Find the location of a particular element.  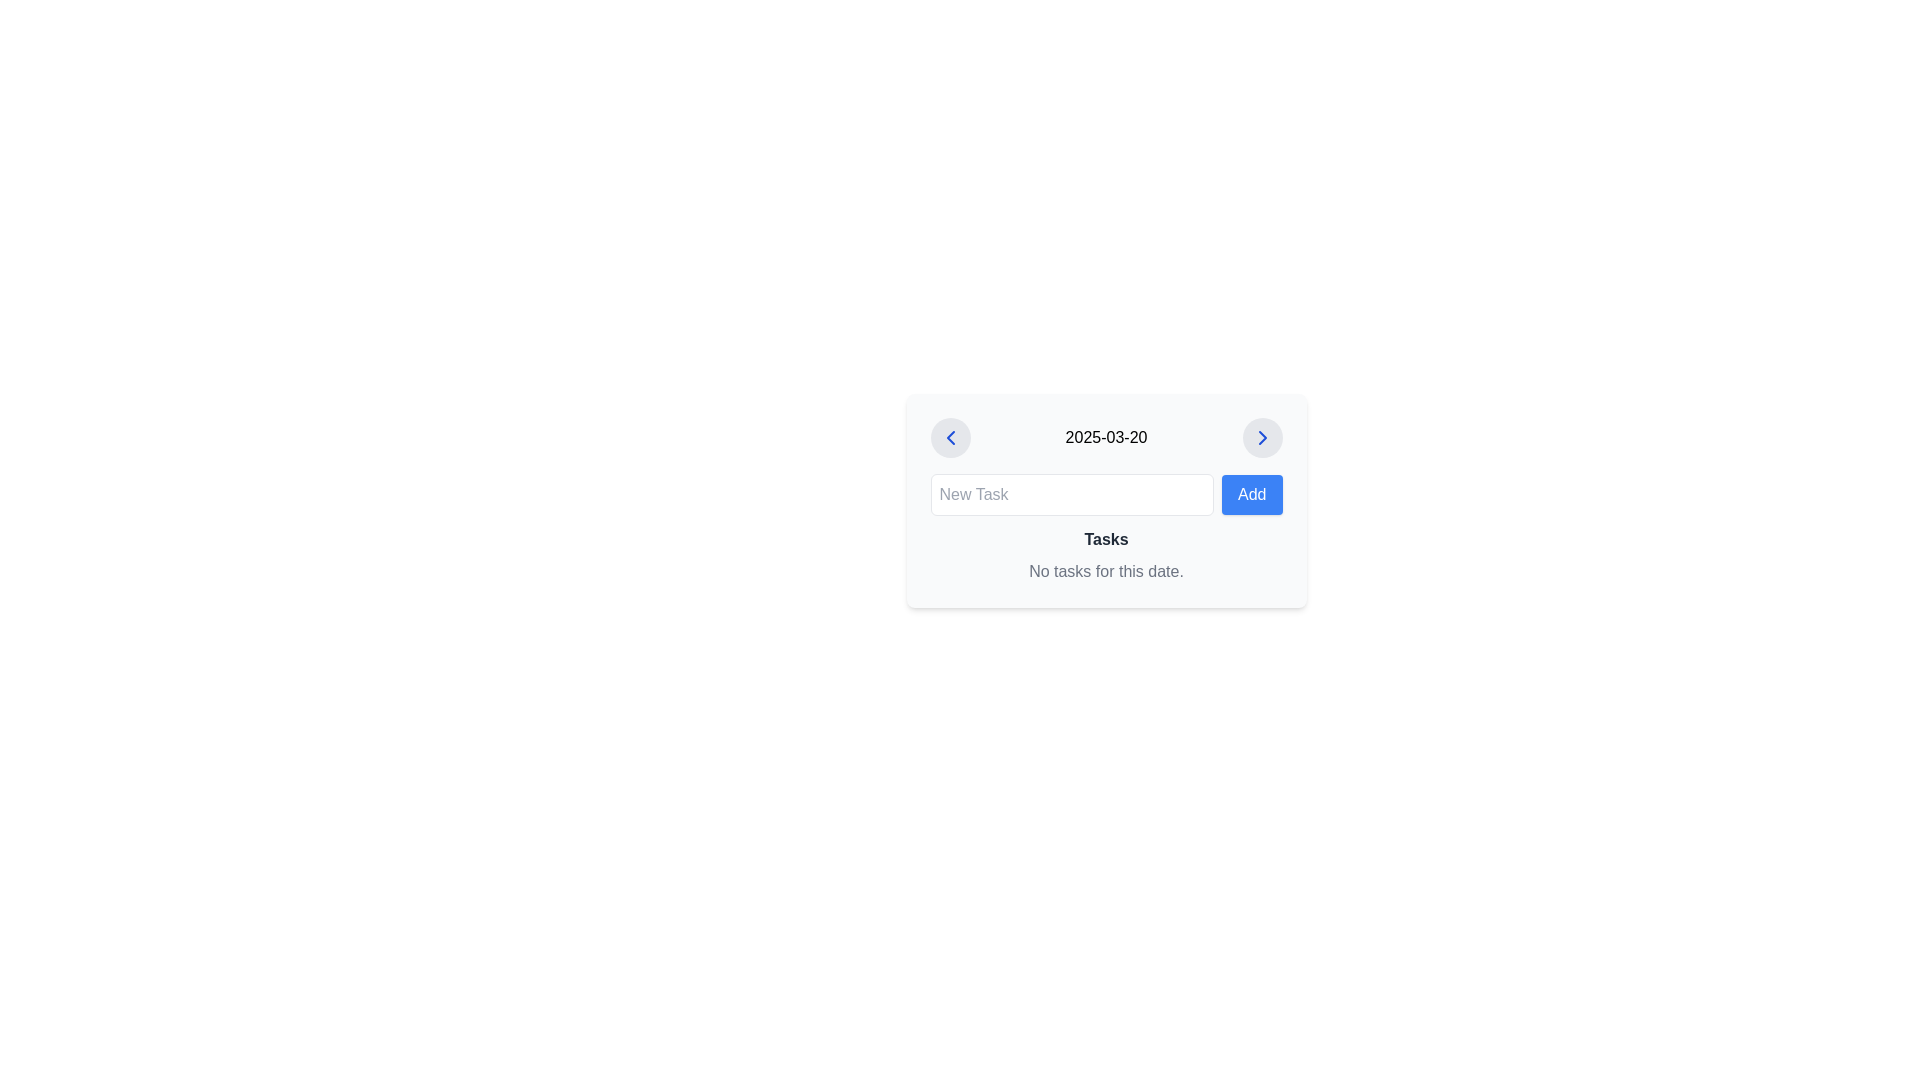

the 'Add' button, which has a blue background, white text, and rounded corners is located at coordinates (1251, 494).